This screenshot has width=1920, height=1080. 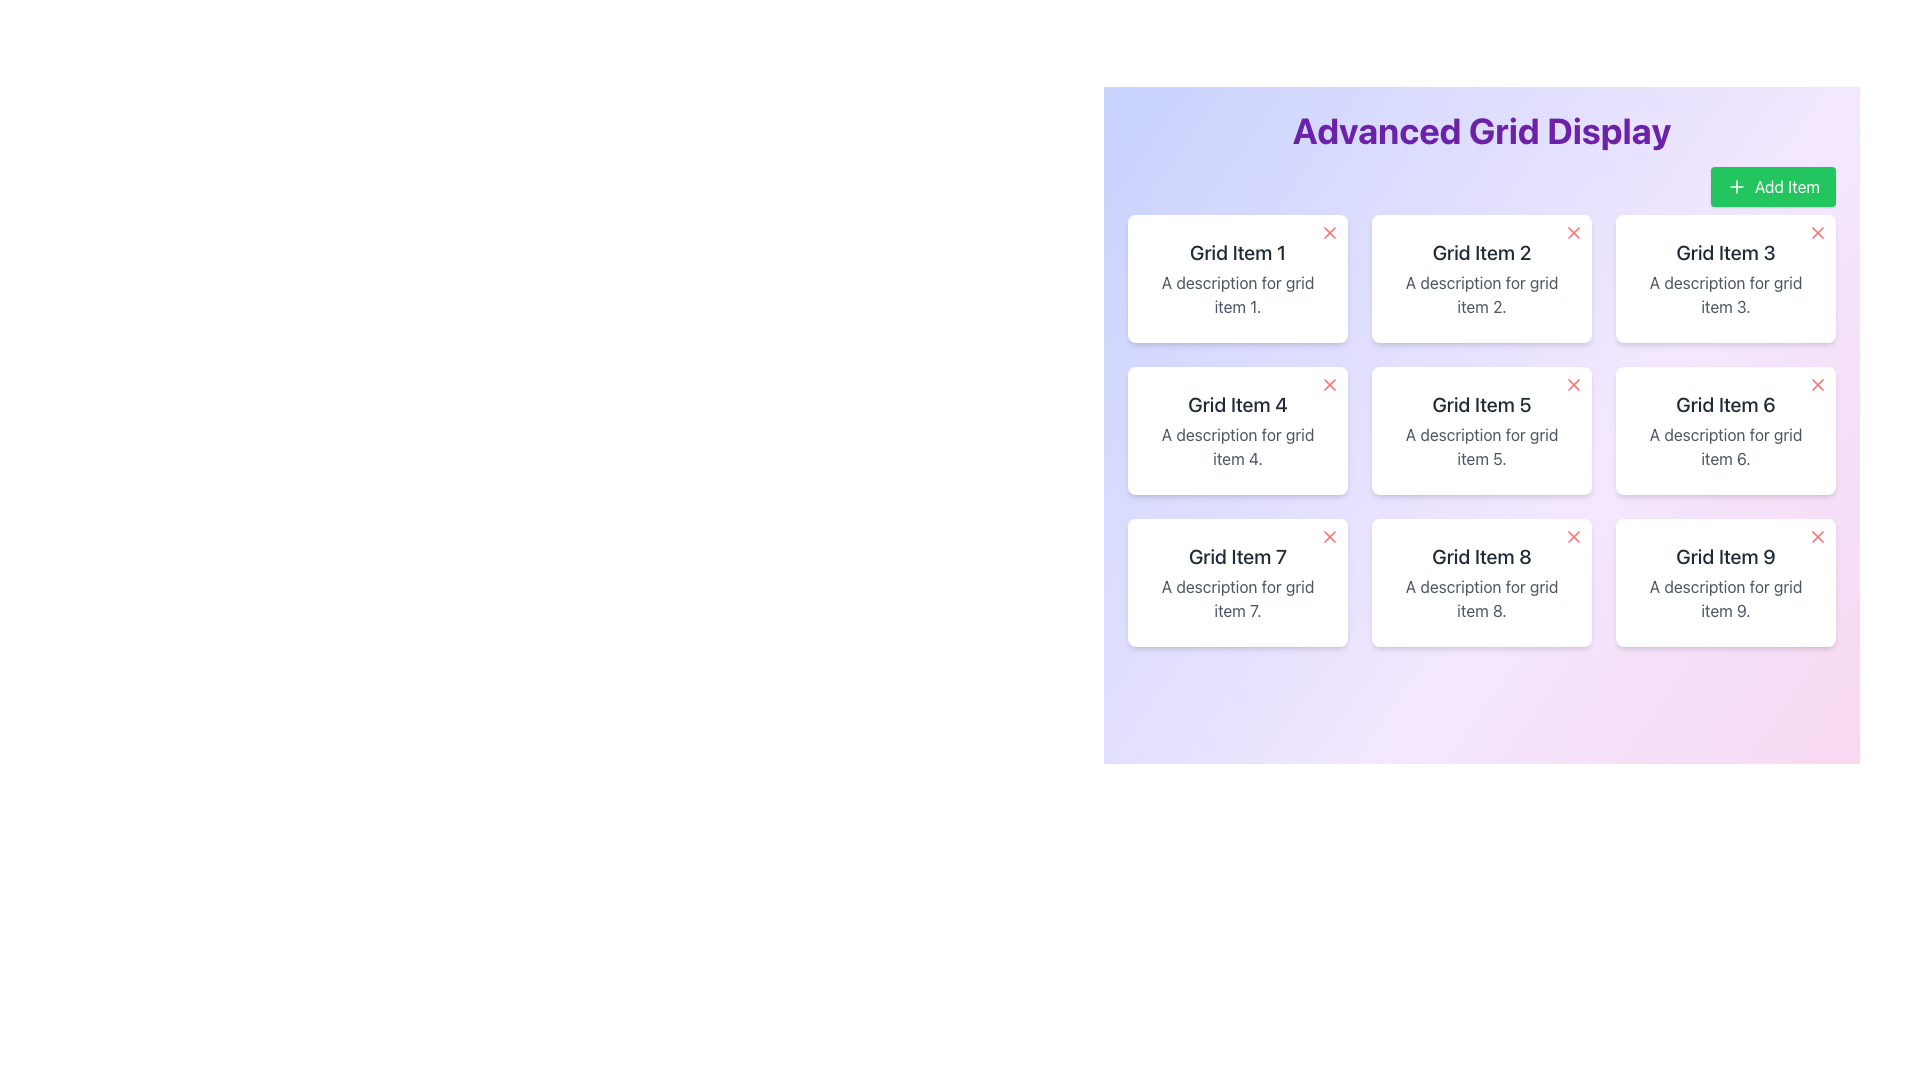 I want to click on the text label that reads 'A description for grid item 6.' which is styled in gray font and positioned beneath the title text 'Grid Item 6', so click(x=1725, y=446).